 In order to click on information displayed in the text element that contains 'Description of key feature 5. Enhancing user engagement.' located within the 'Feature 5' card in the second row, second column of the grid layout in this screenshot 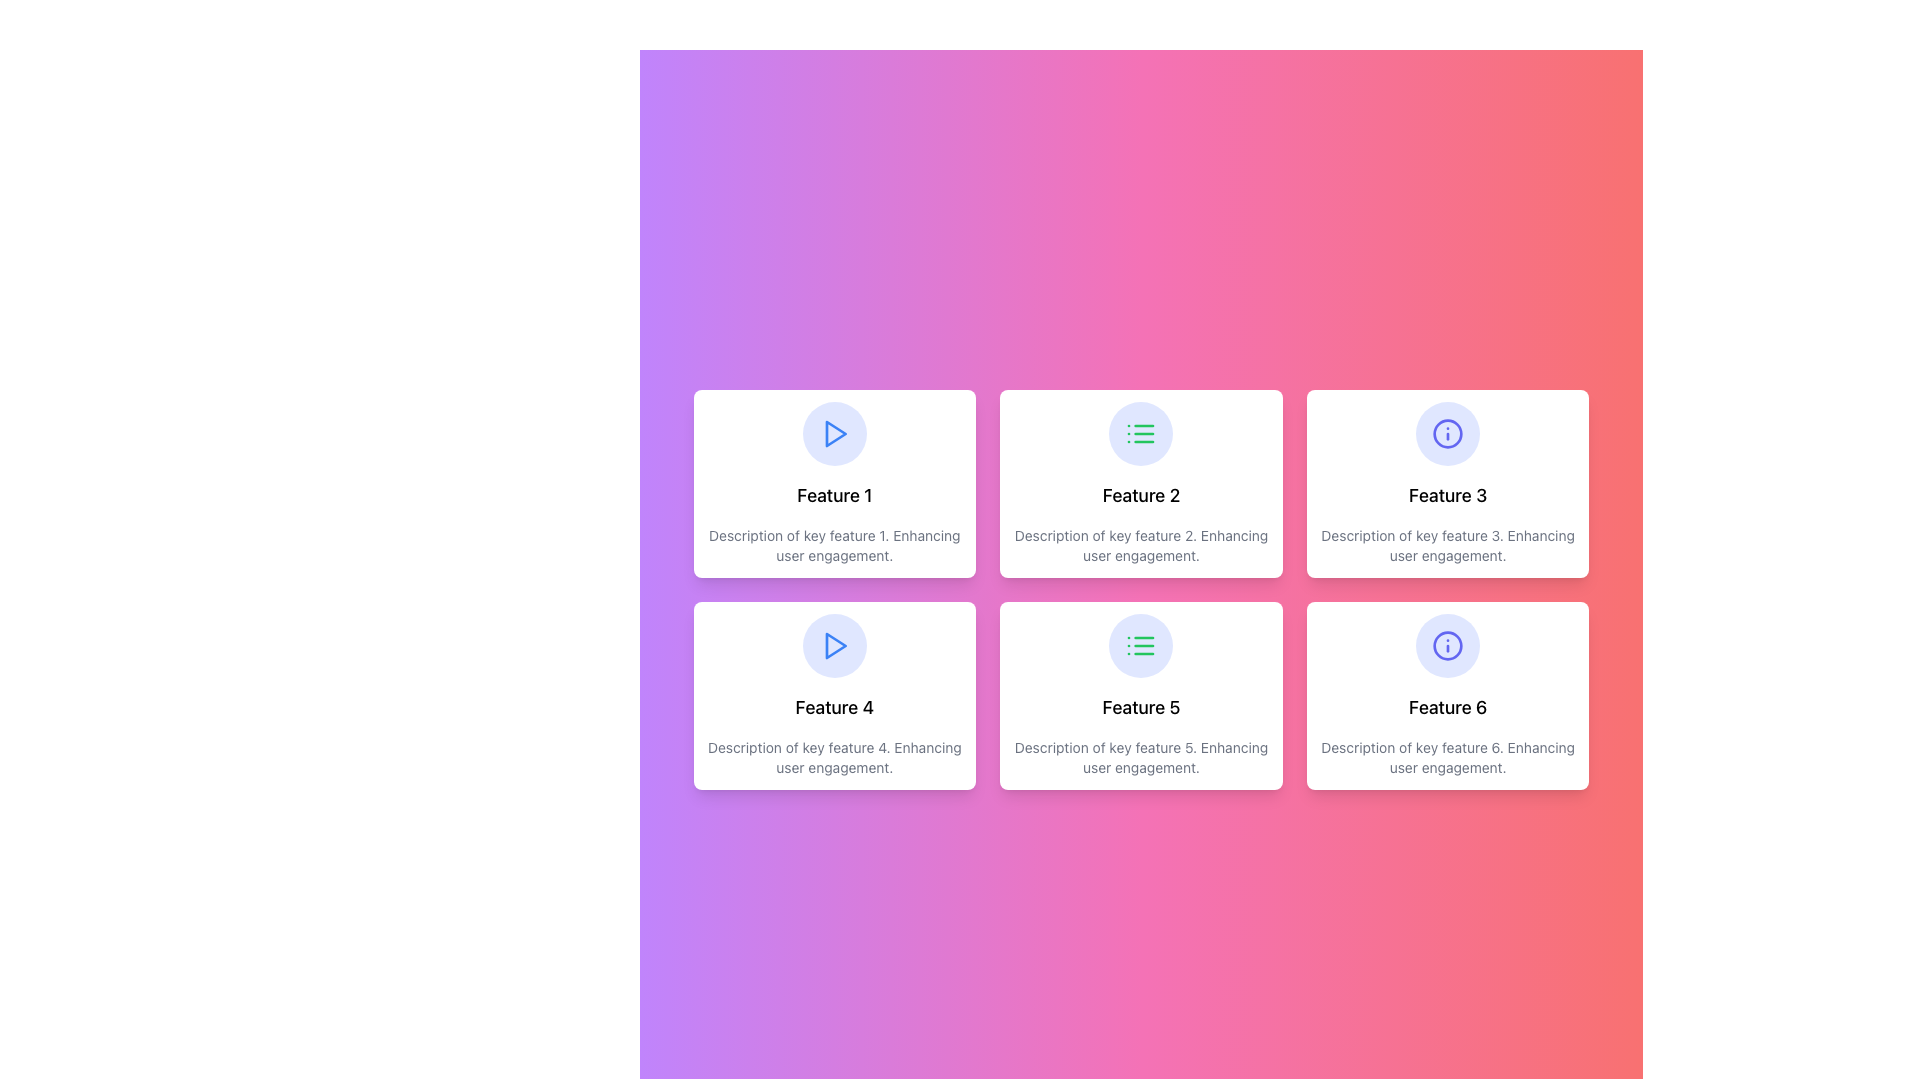, I will do `click(1141, 758)`.